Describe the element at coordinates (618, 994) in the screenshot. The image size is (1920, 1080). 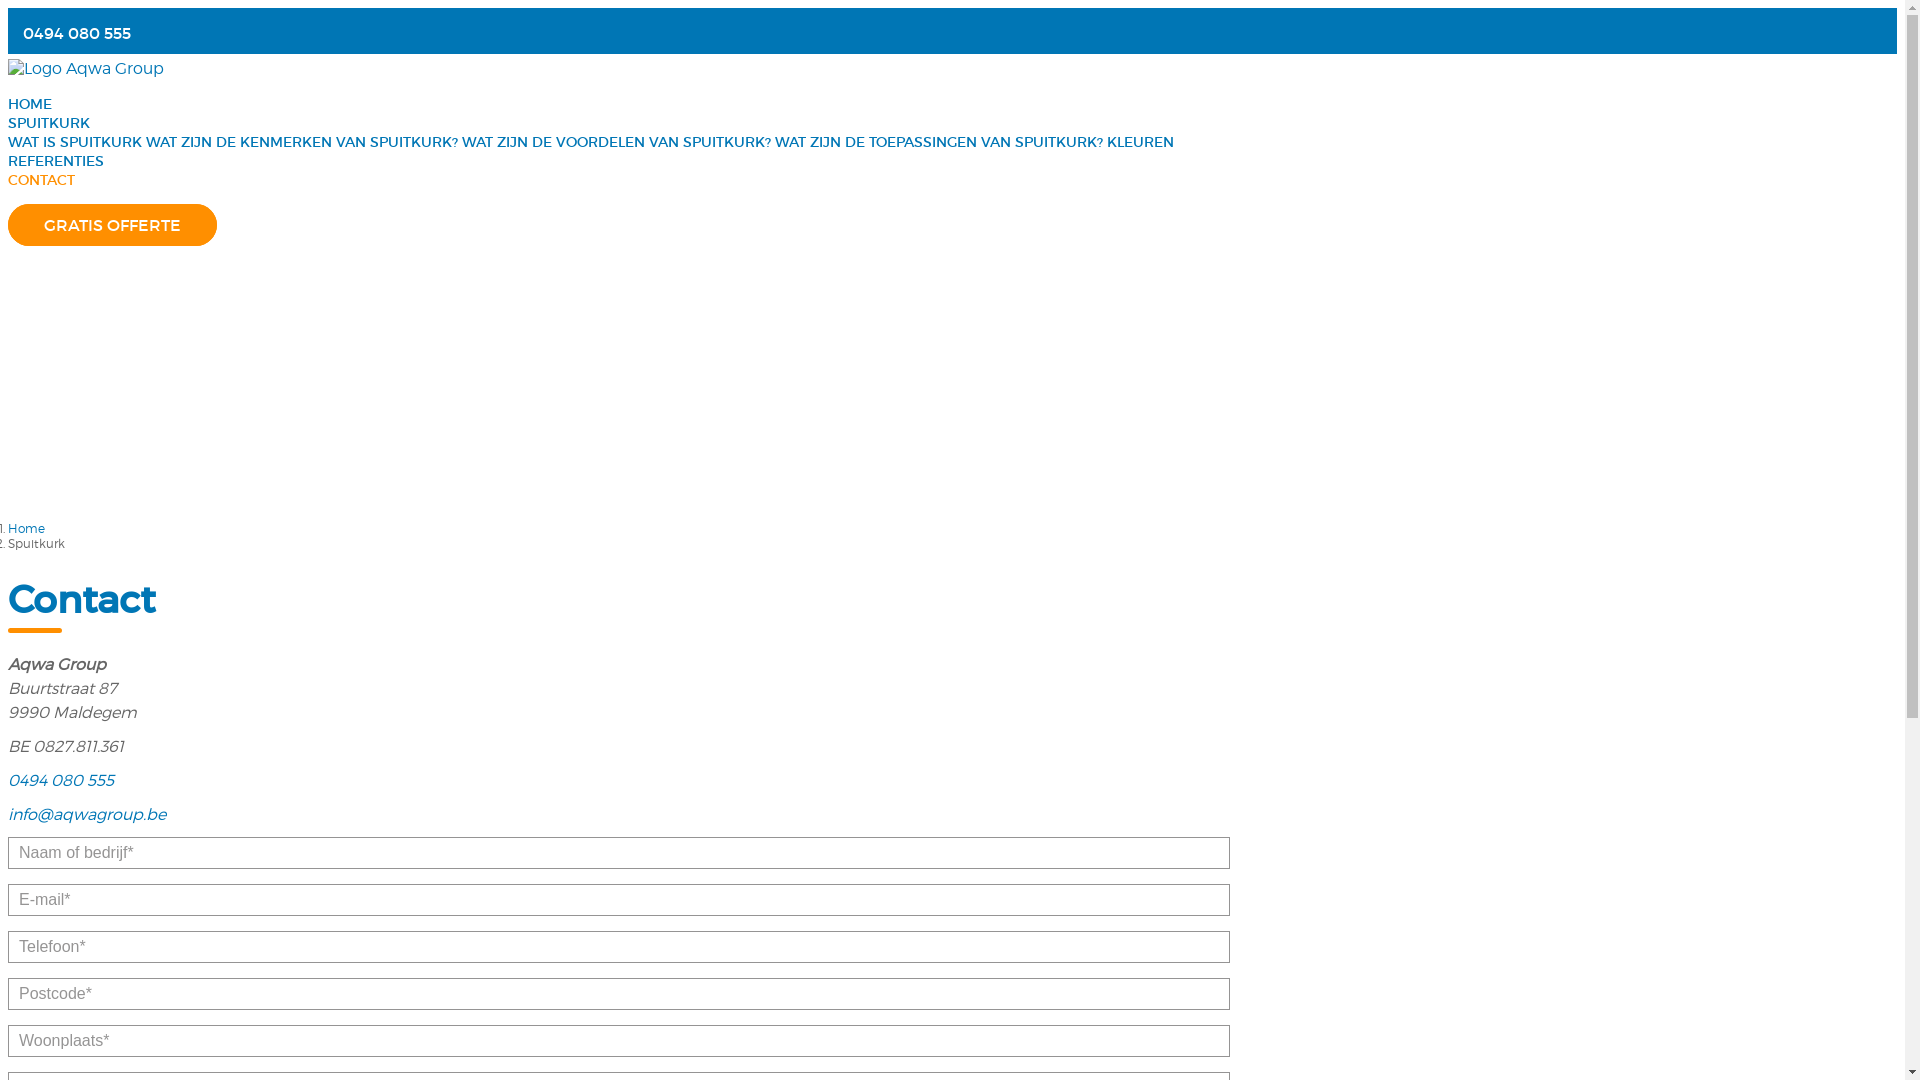
I see `'Tik uw postcode in aub.'` at that location.